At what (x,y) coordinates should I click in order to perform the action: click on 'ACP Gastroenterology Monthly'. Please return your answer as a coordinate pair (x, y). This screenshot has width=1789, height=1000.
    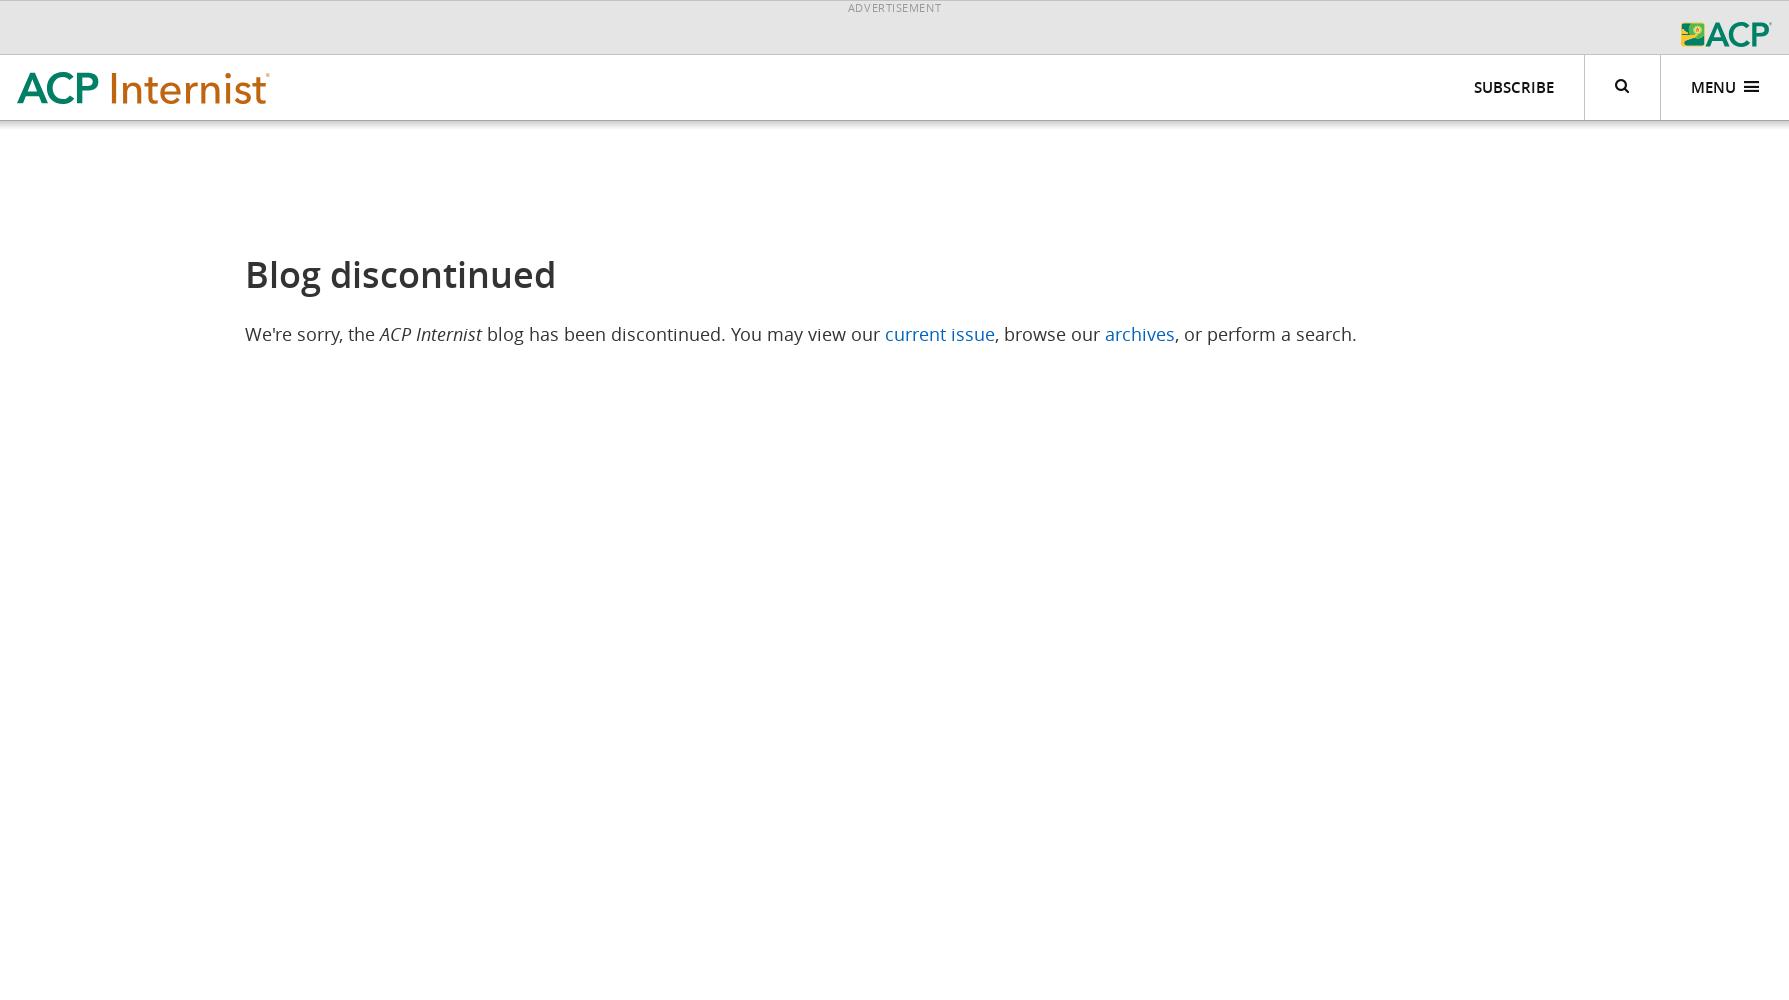
    Looking at the image, I should click on (1062, 278).